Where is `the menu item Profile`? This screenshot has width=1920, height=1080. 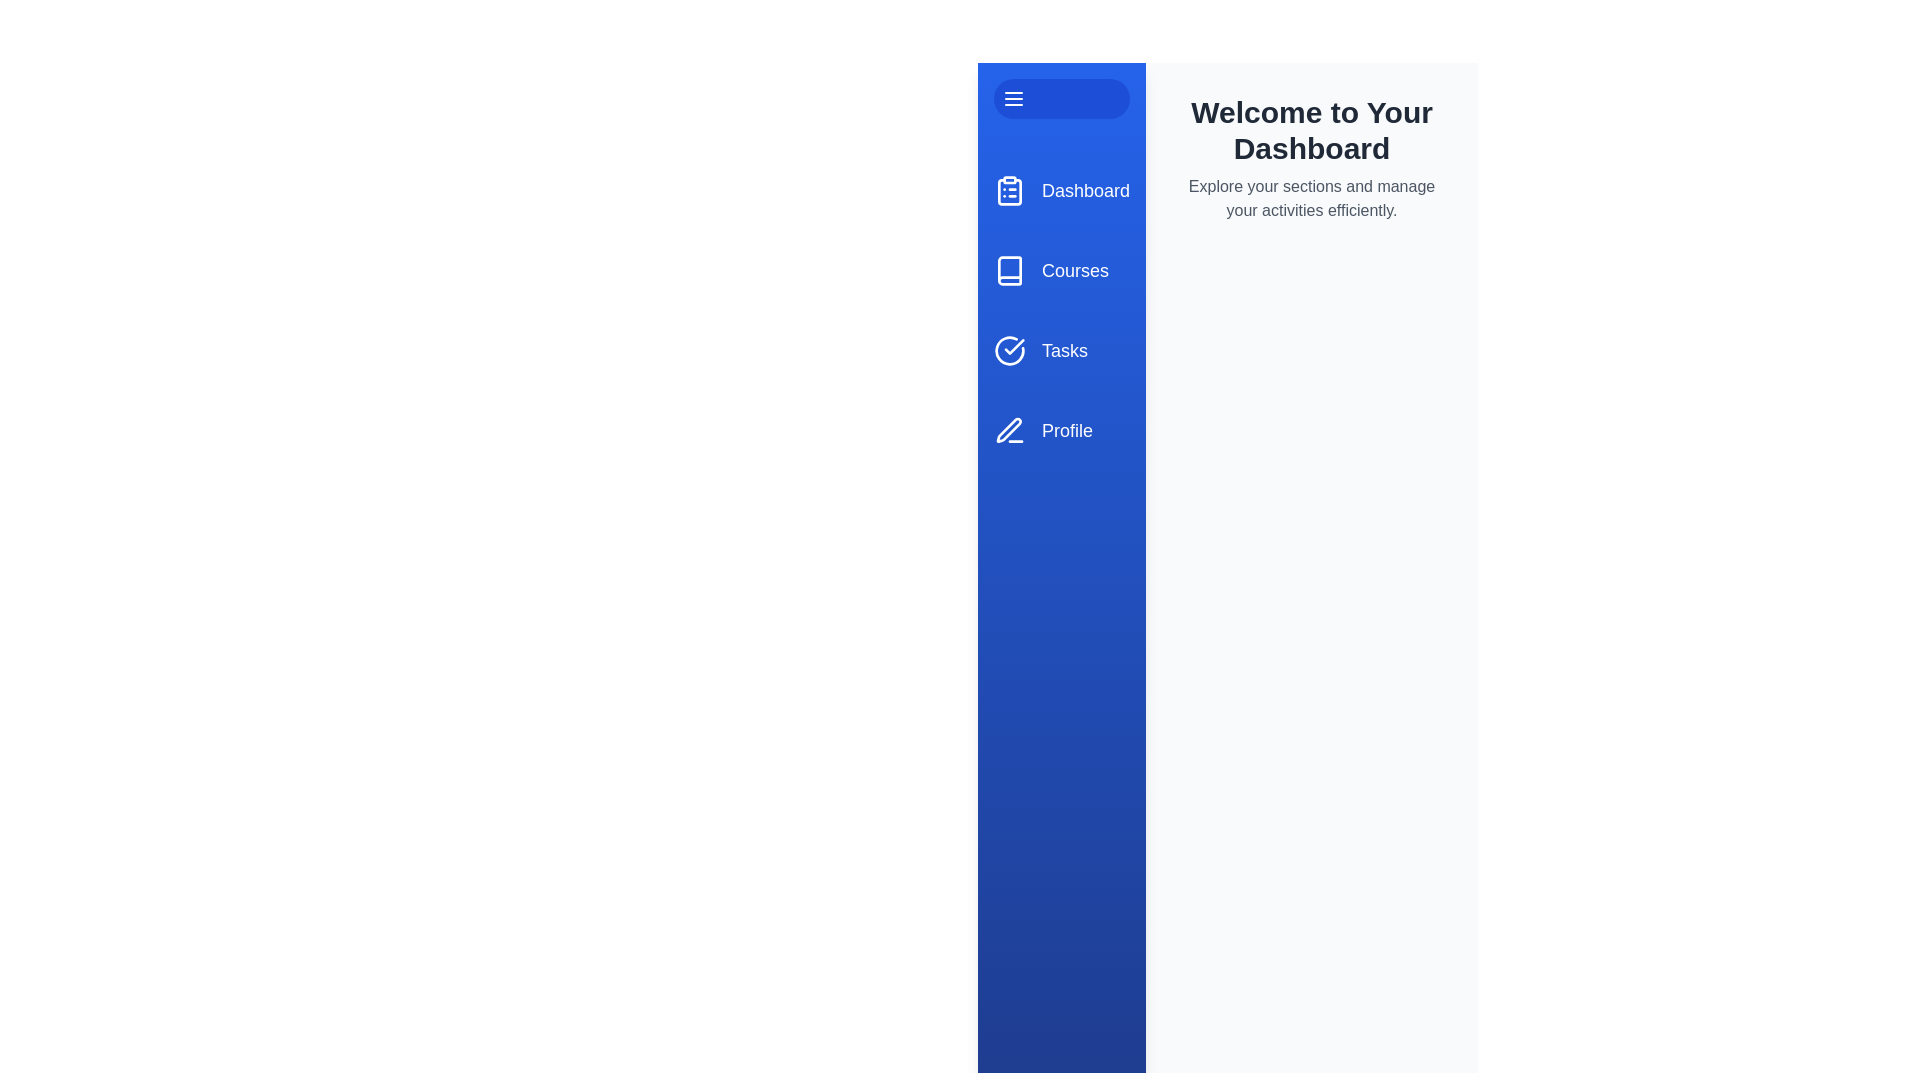
the menu item Profile is located at coordinates (1060, 430).